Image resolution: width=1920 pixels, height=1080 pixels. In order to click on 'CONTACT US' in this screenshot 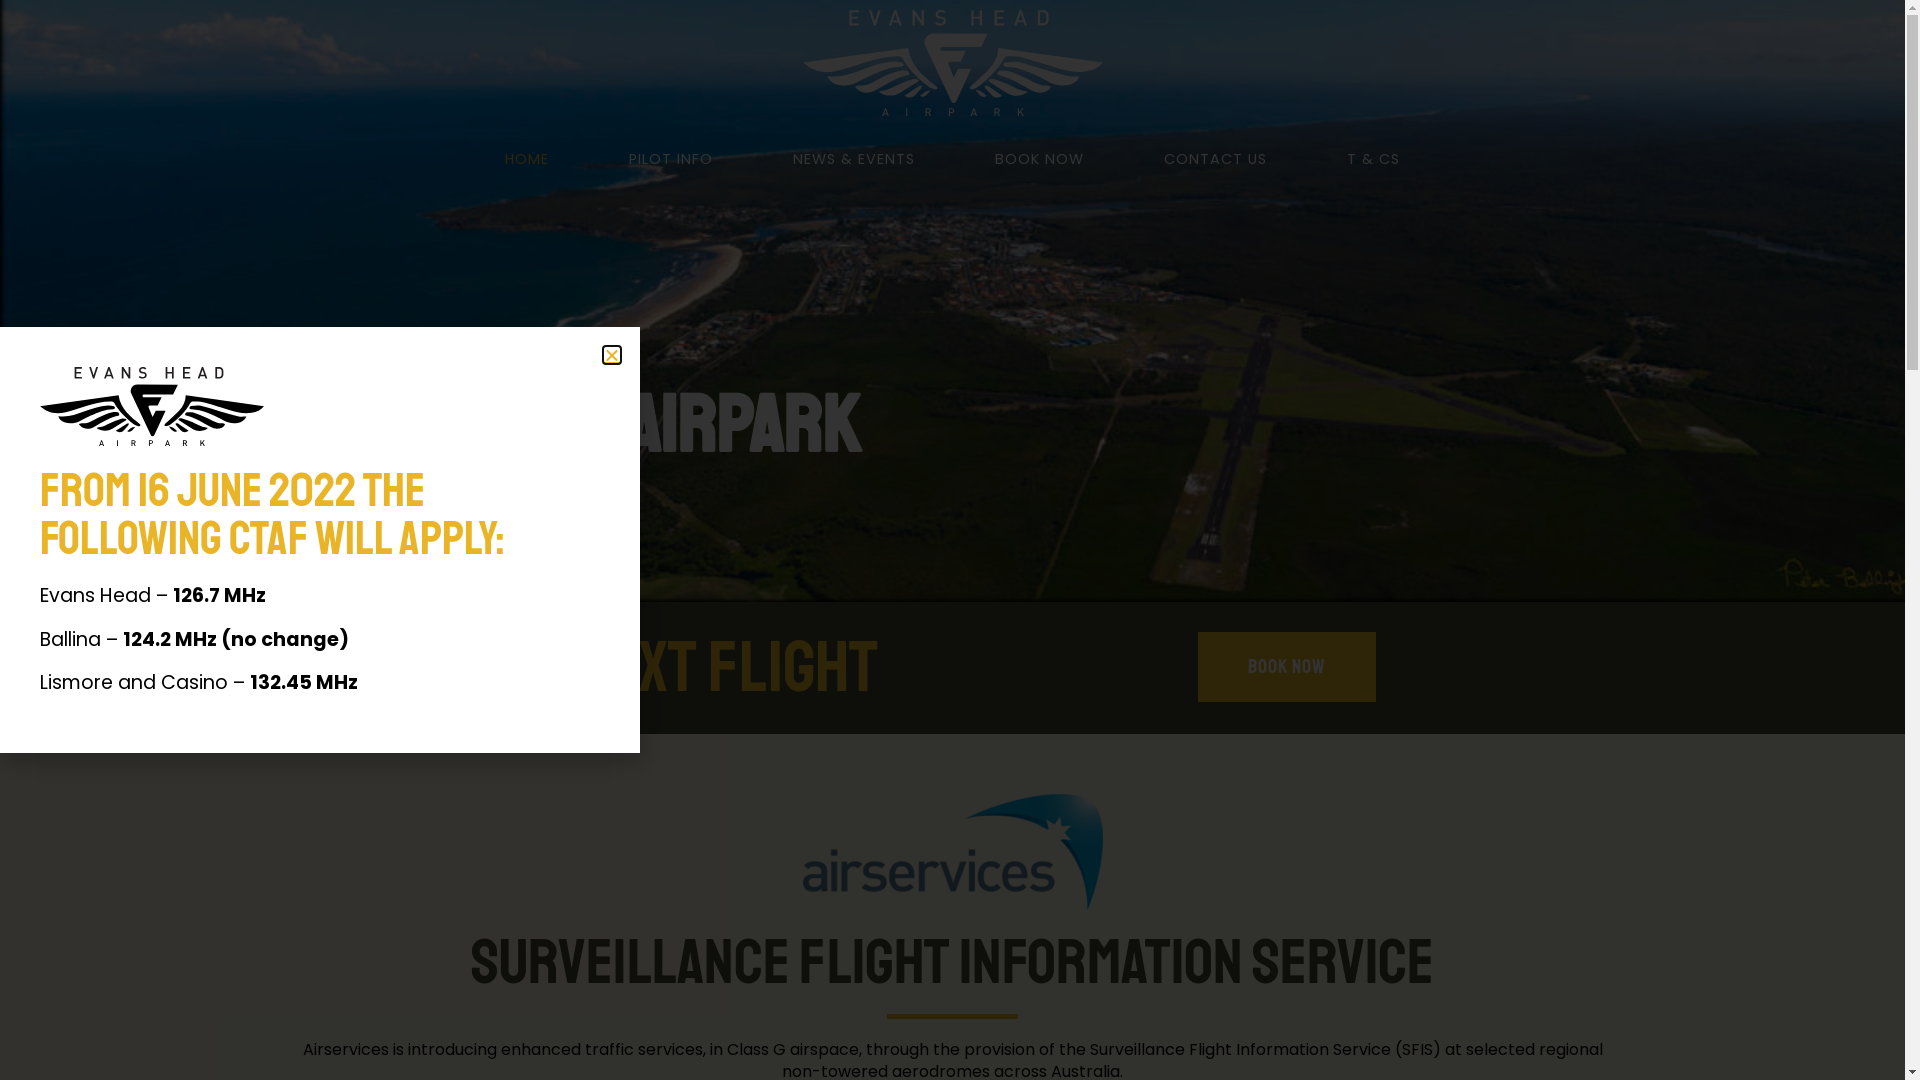, I will do `click(1214, 157)`.